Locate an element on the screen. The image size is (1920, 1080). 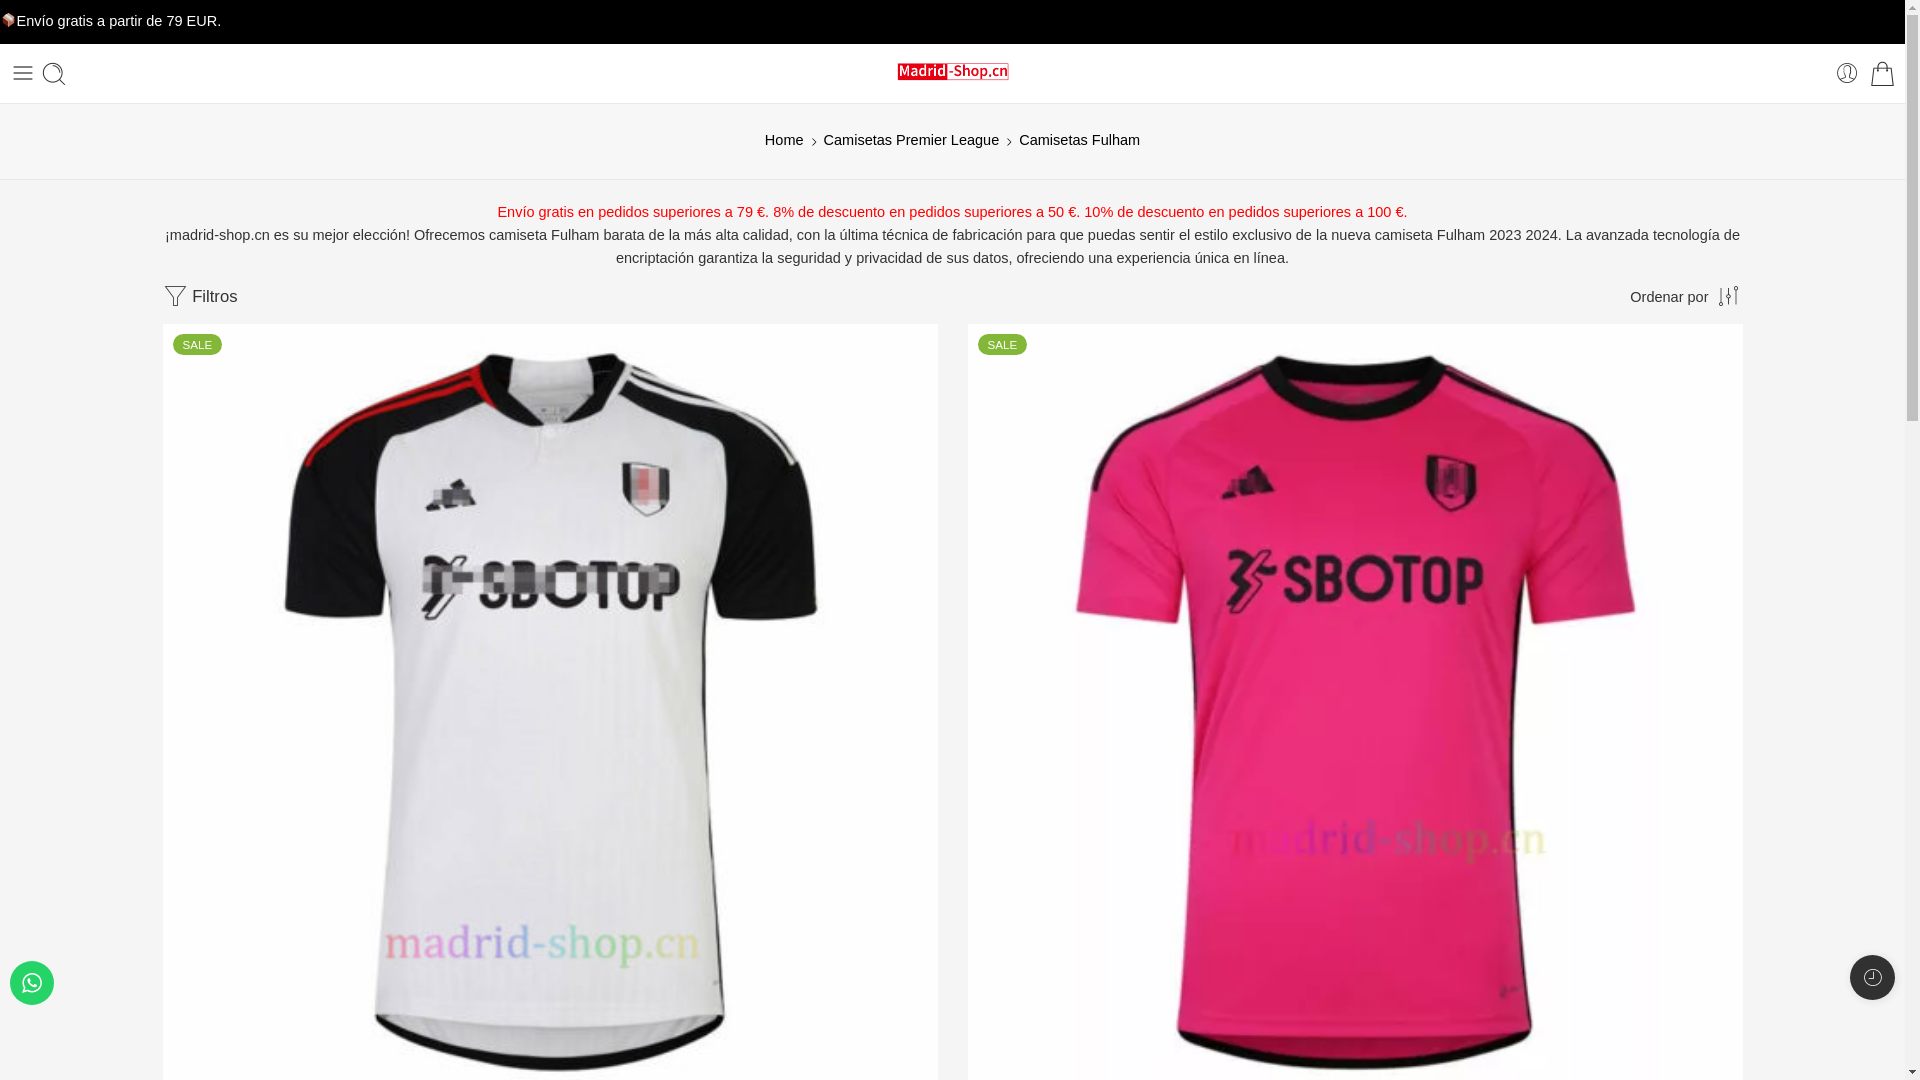
'Recently Viewed' is located at coordinates (1848, 976).